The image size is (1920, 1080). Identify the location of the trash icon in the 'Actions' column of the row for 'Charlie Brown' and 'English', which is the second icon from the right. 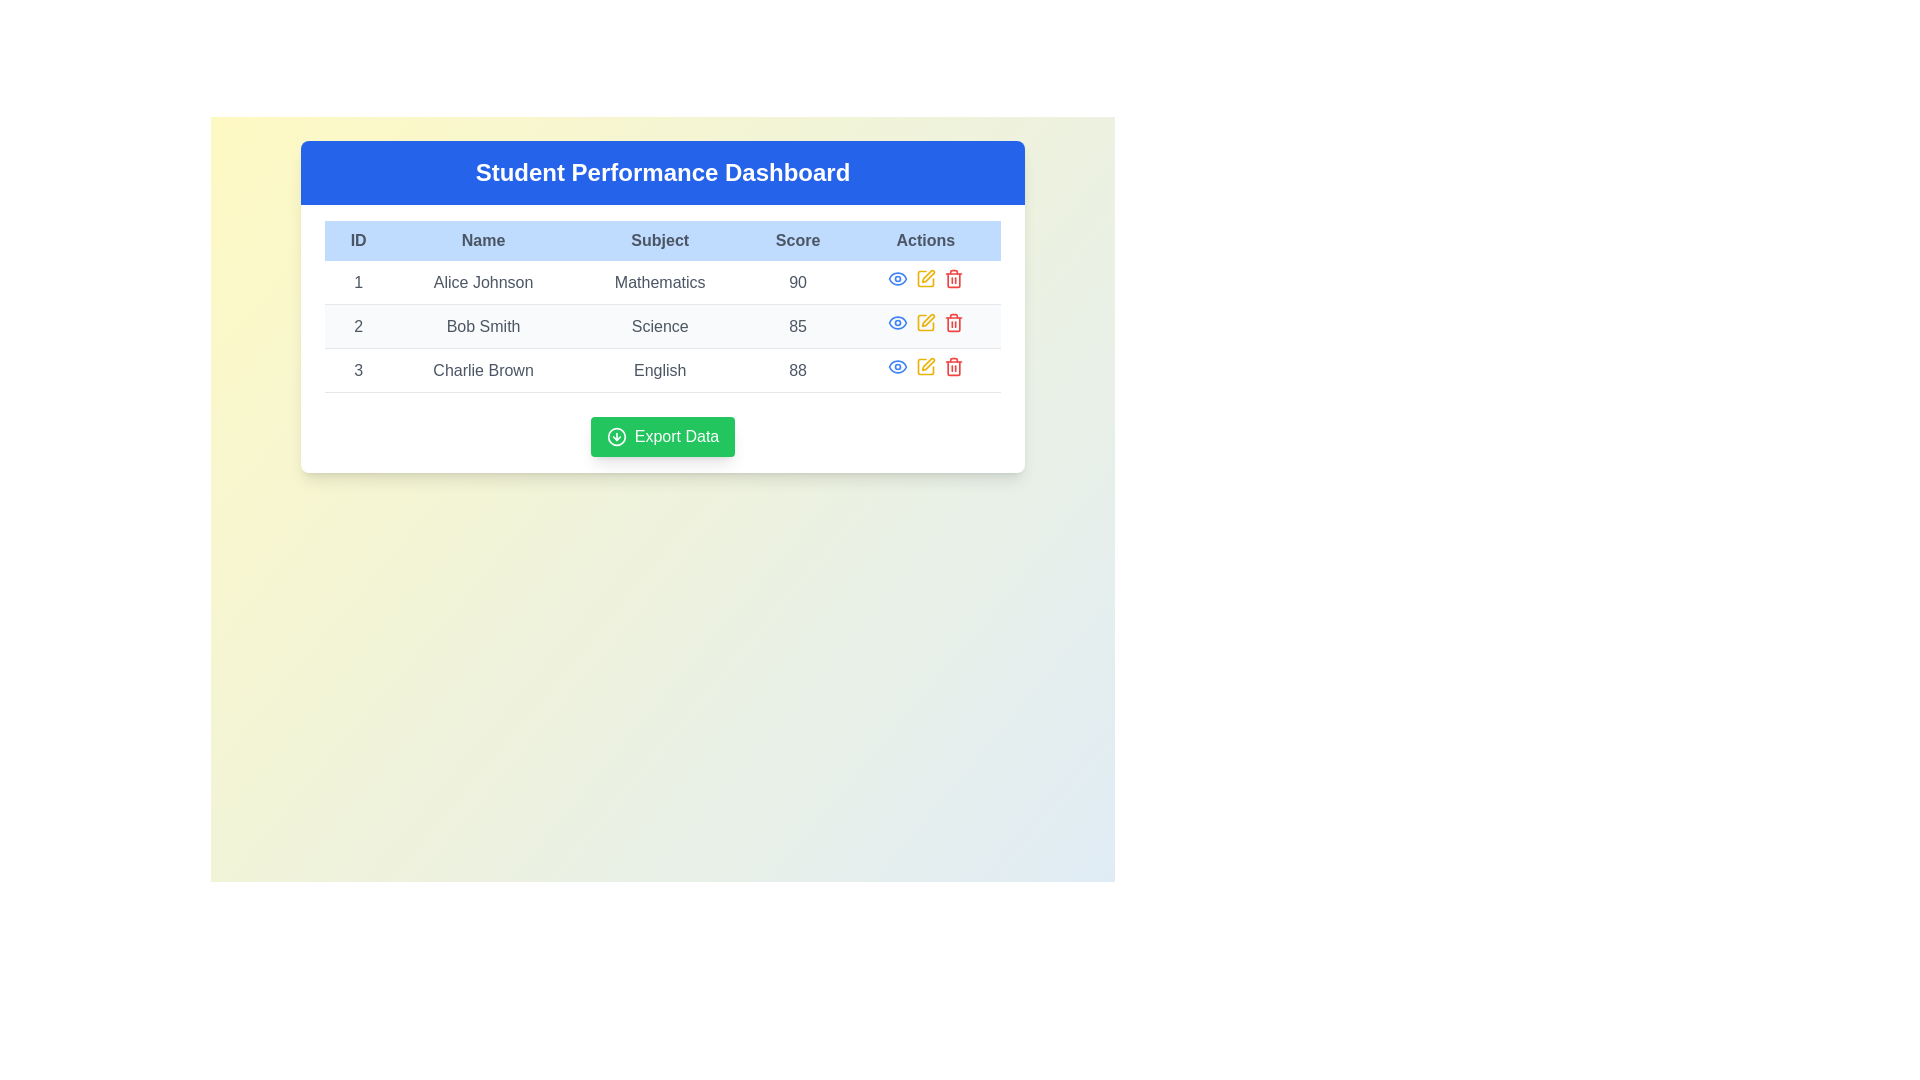
(952, 368).